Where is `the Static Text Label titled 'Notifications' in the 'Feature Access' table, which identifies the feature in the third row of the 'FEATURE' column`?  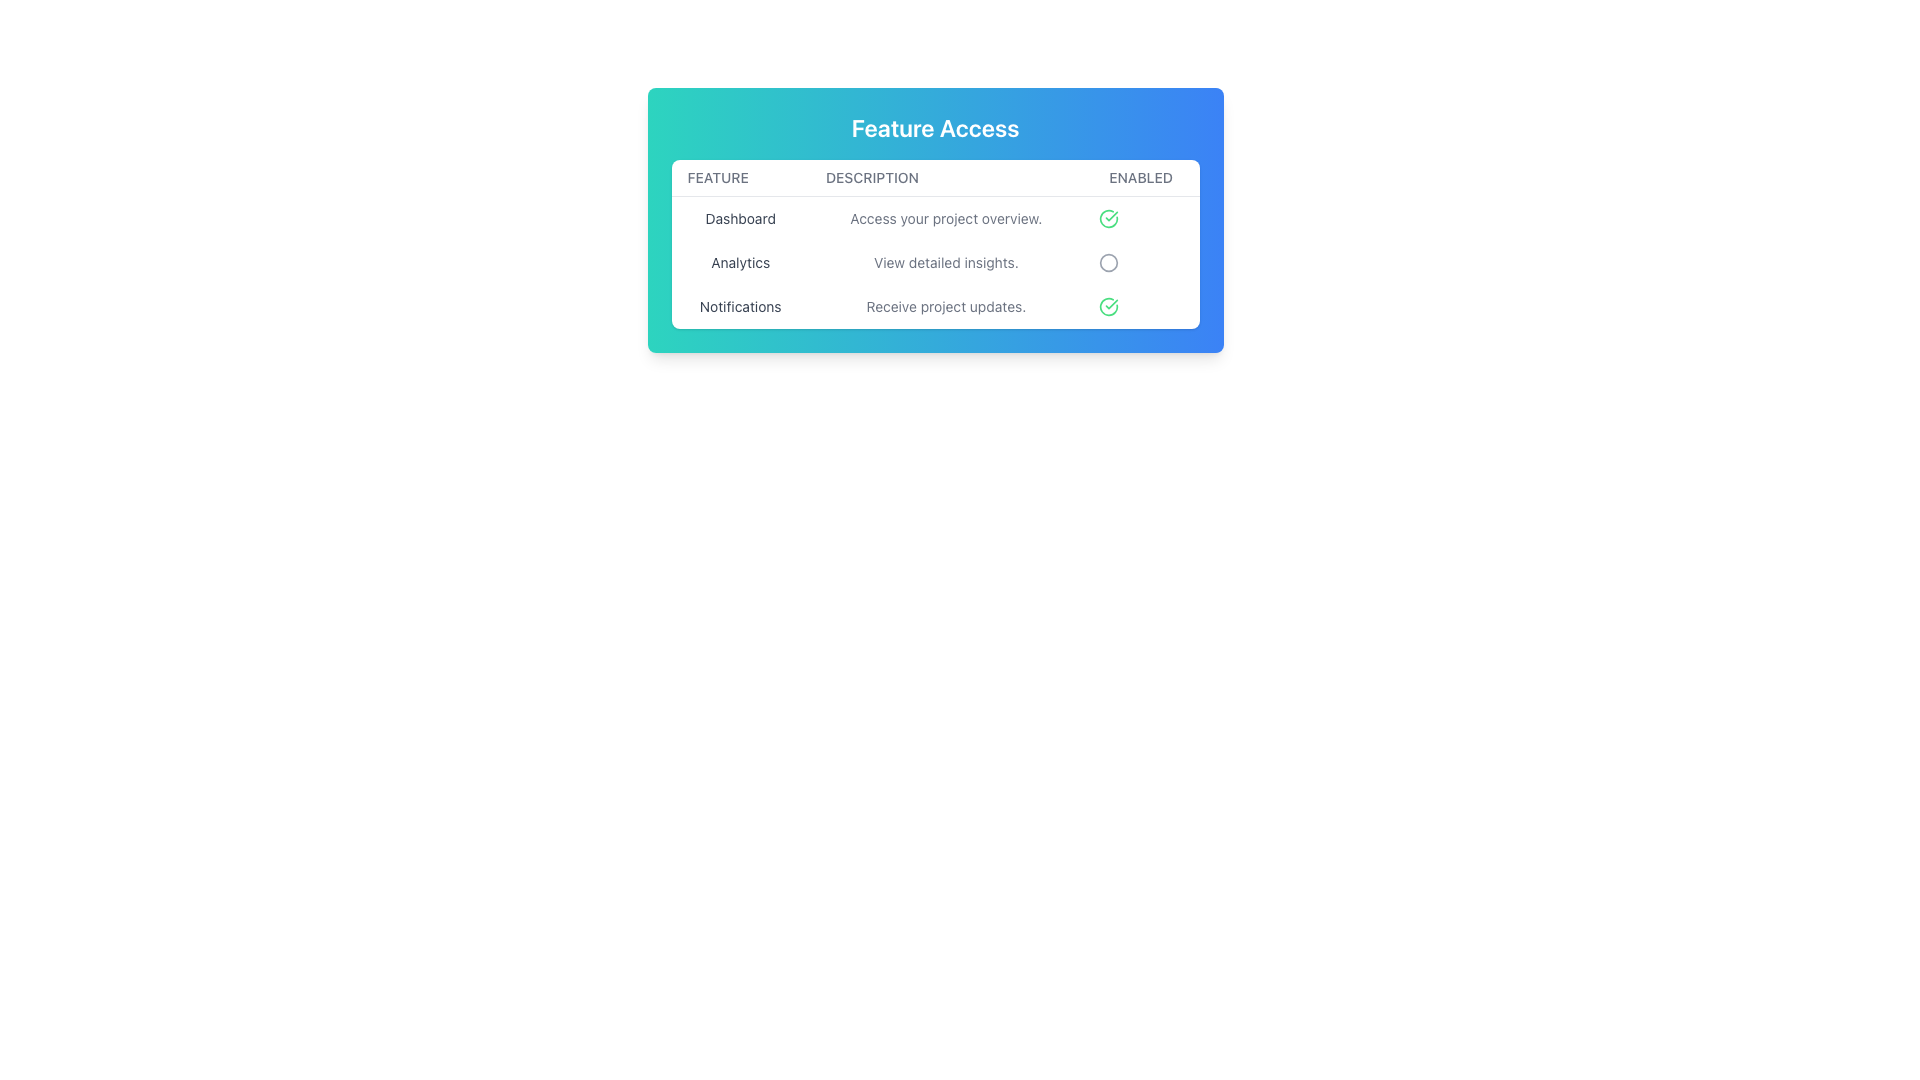
the Static Text Label titled 'Notifications' in the 'Feature Access' table, which identifies the feature in the third row of the 'FEATURE' column is located at coordinates (739, 307).